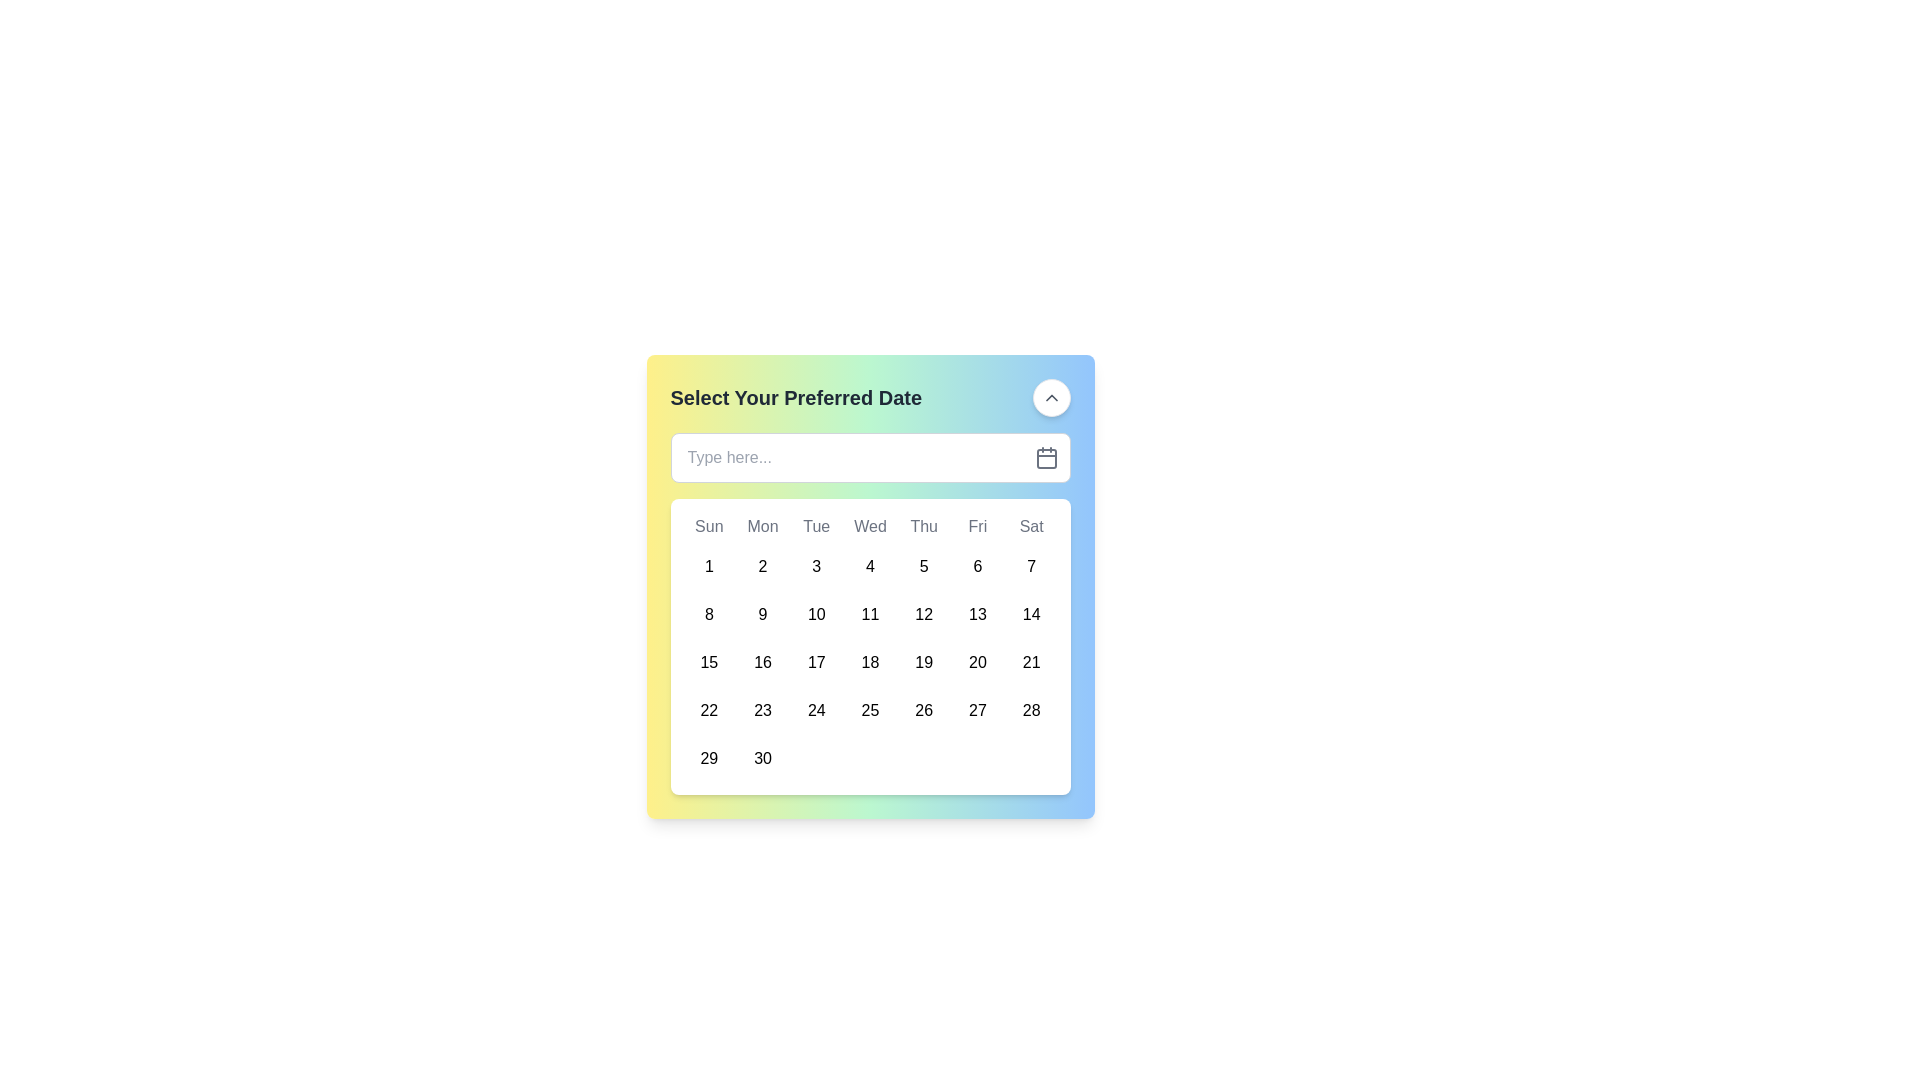 The width and height of the screenshot is (1920, 1080). I want to click on the circular button labeled '12' in the calendar grid to observe its styling effect, which includes a background color change to blue and text color change to white, so click(923, 613).